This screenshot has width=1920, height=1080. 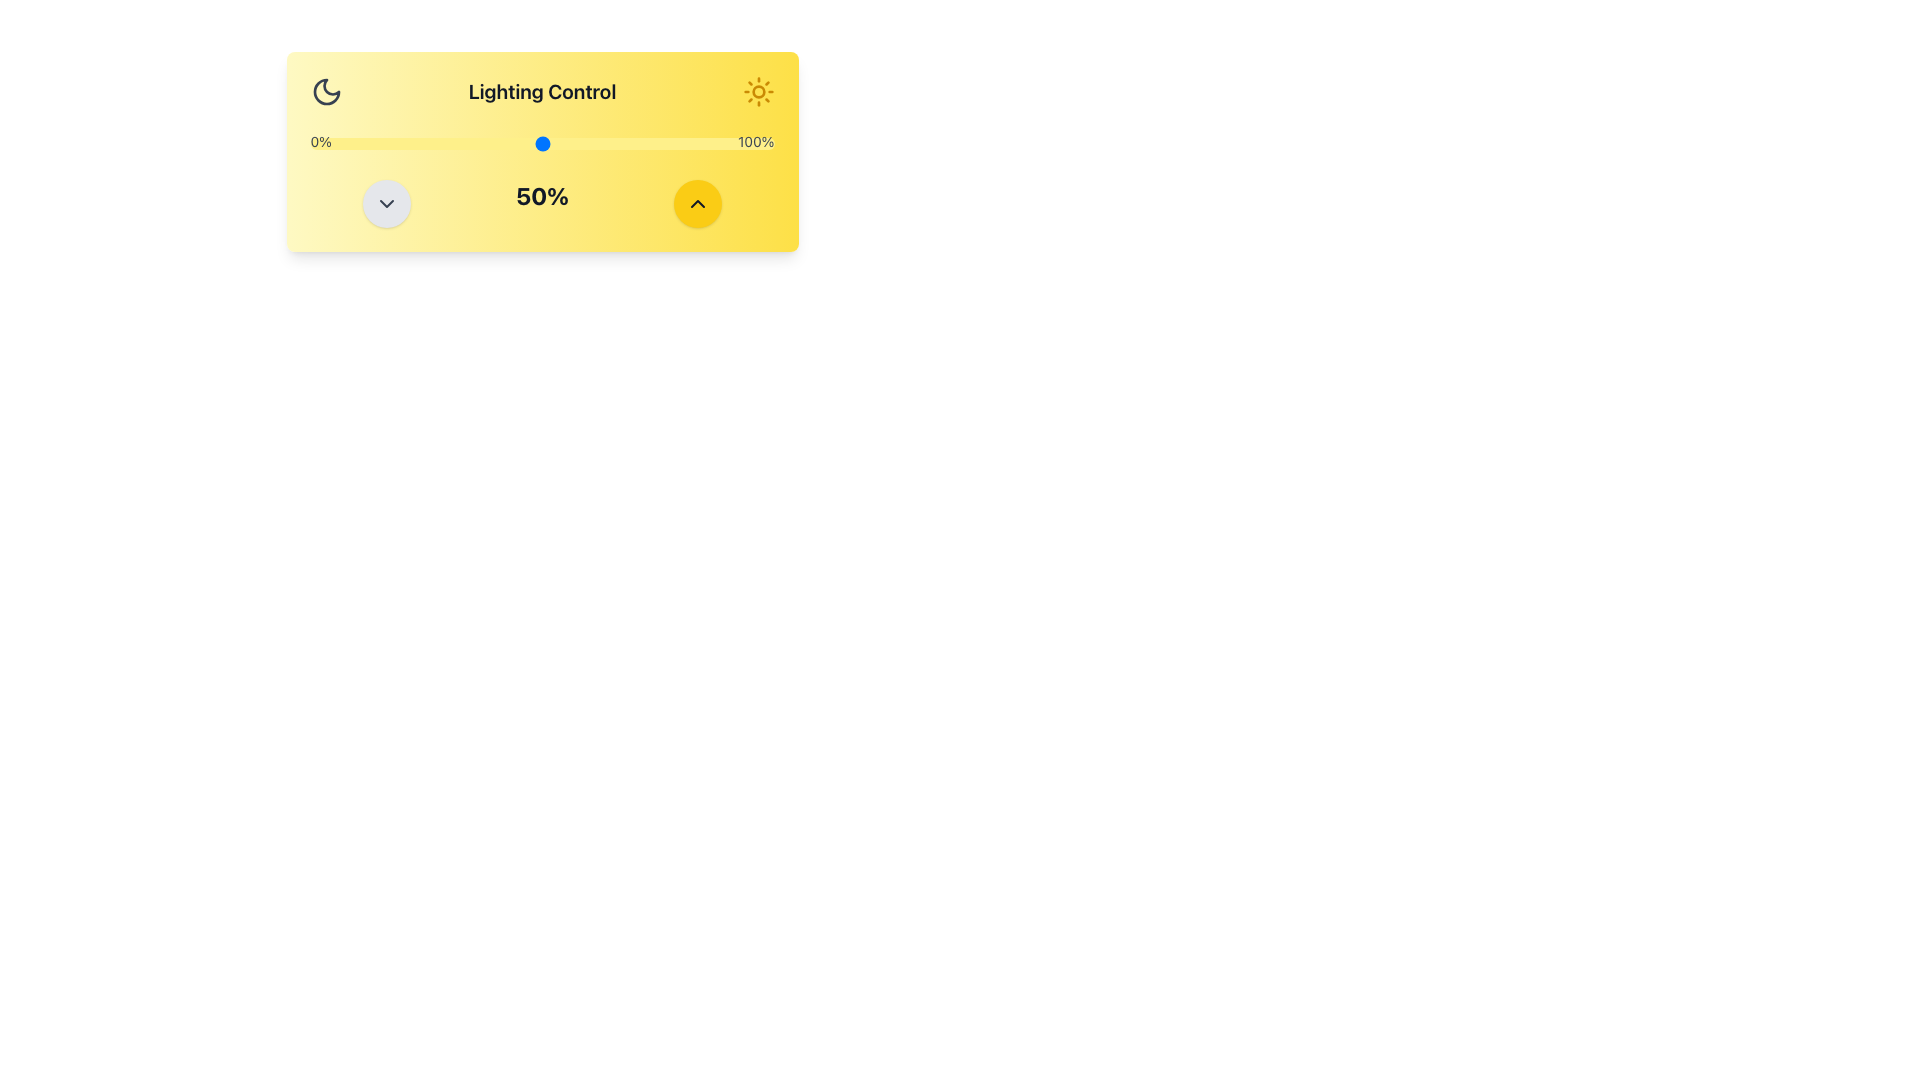 What do you see at coordinates (329, 142) in the screenshot?
I see `the lighting intensity` at bounding box center [329, 142].